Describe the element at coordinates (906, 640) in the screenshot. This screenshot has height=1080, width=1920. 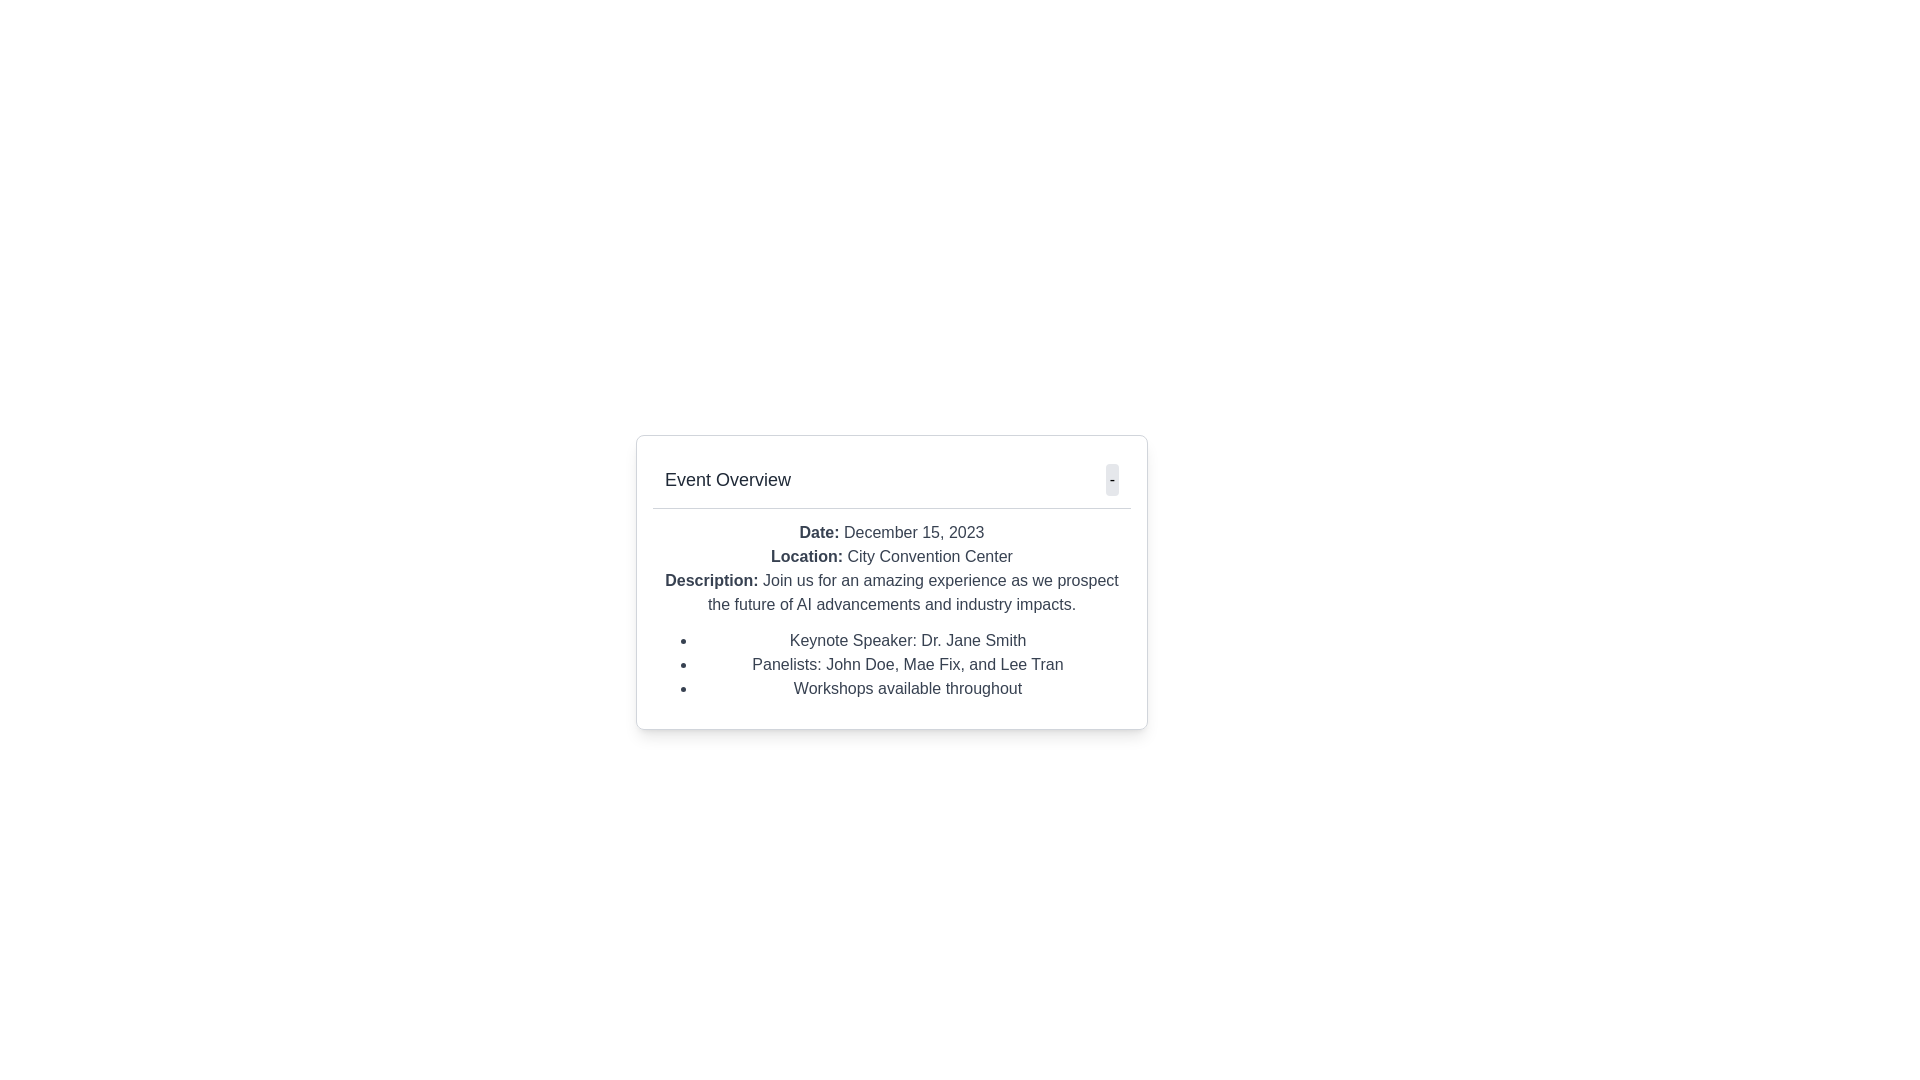
I see `text content about the keynote speaker, Dr. Jane Smith, which is the first item in a bulleted list below 'Event Overview'` at that location.